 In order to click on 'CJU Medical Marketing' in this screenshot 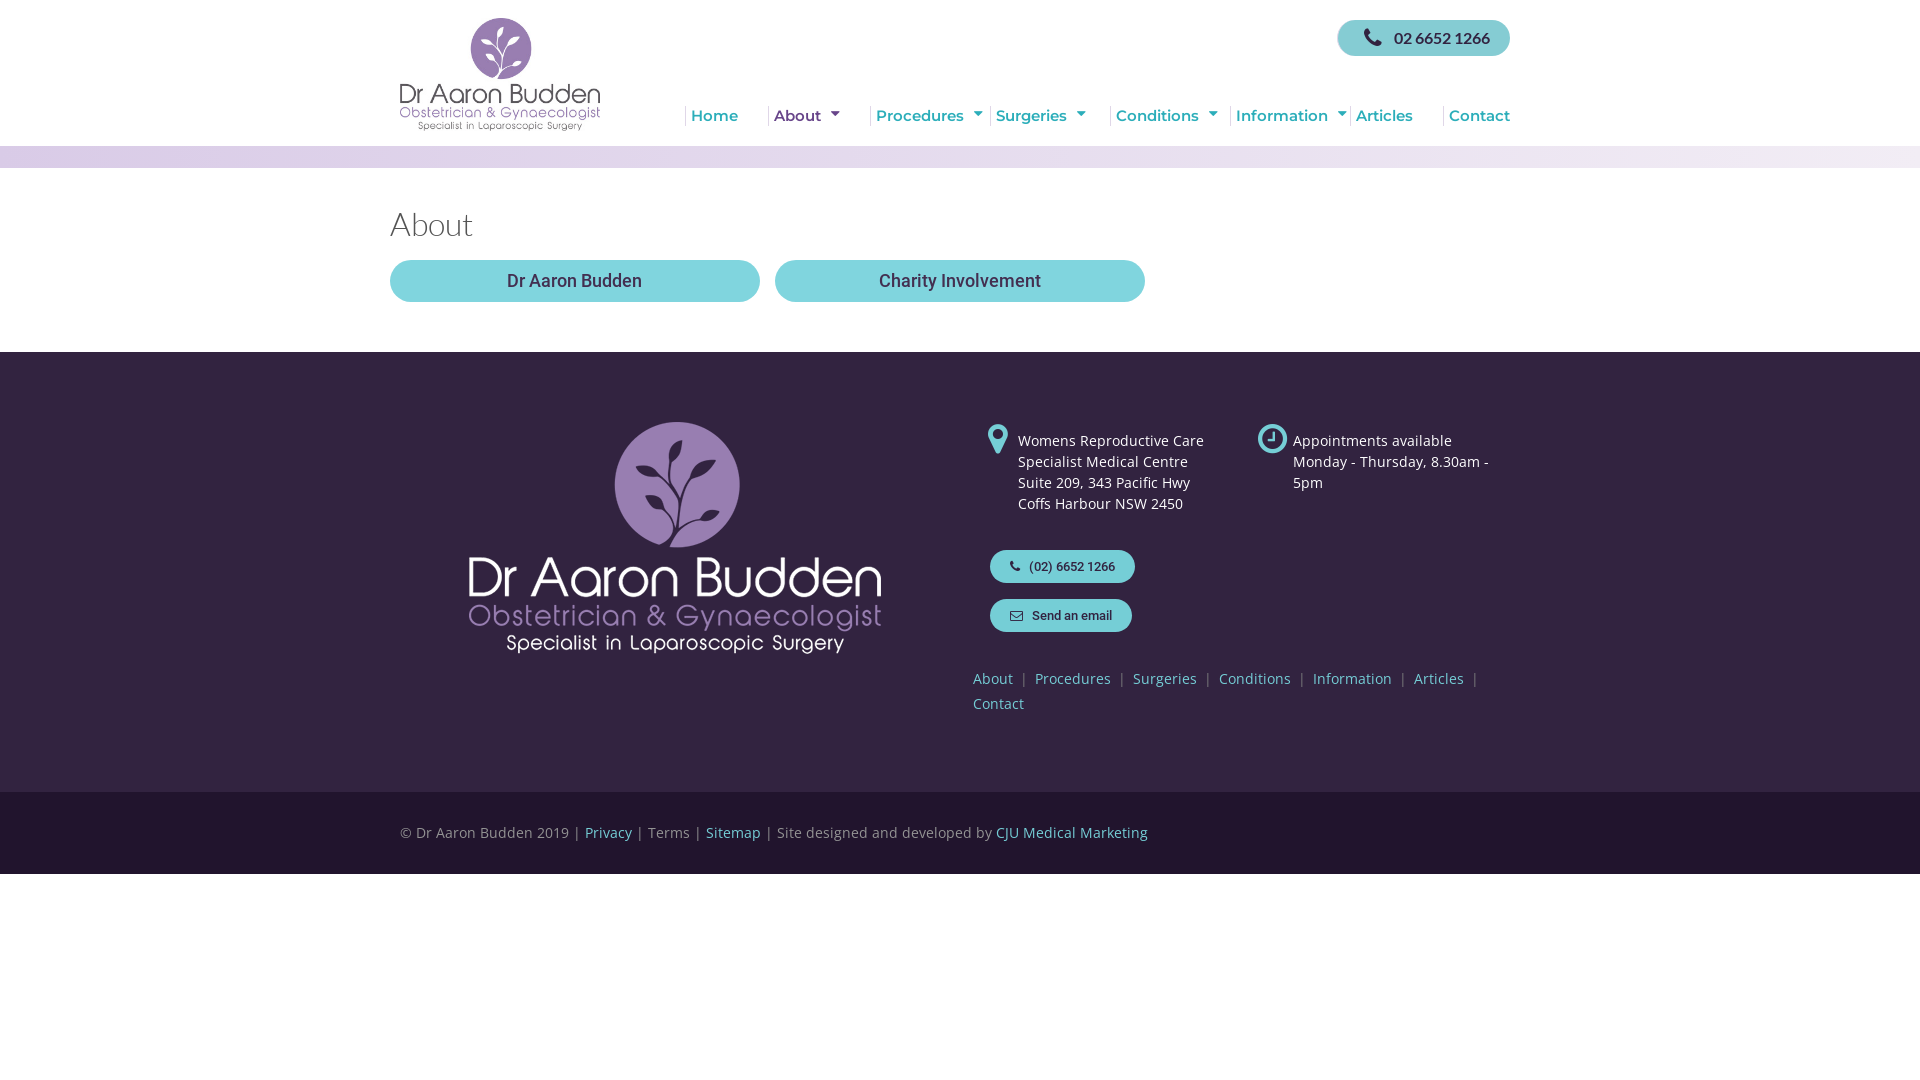, I will do `click(1070, 832)`.